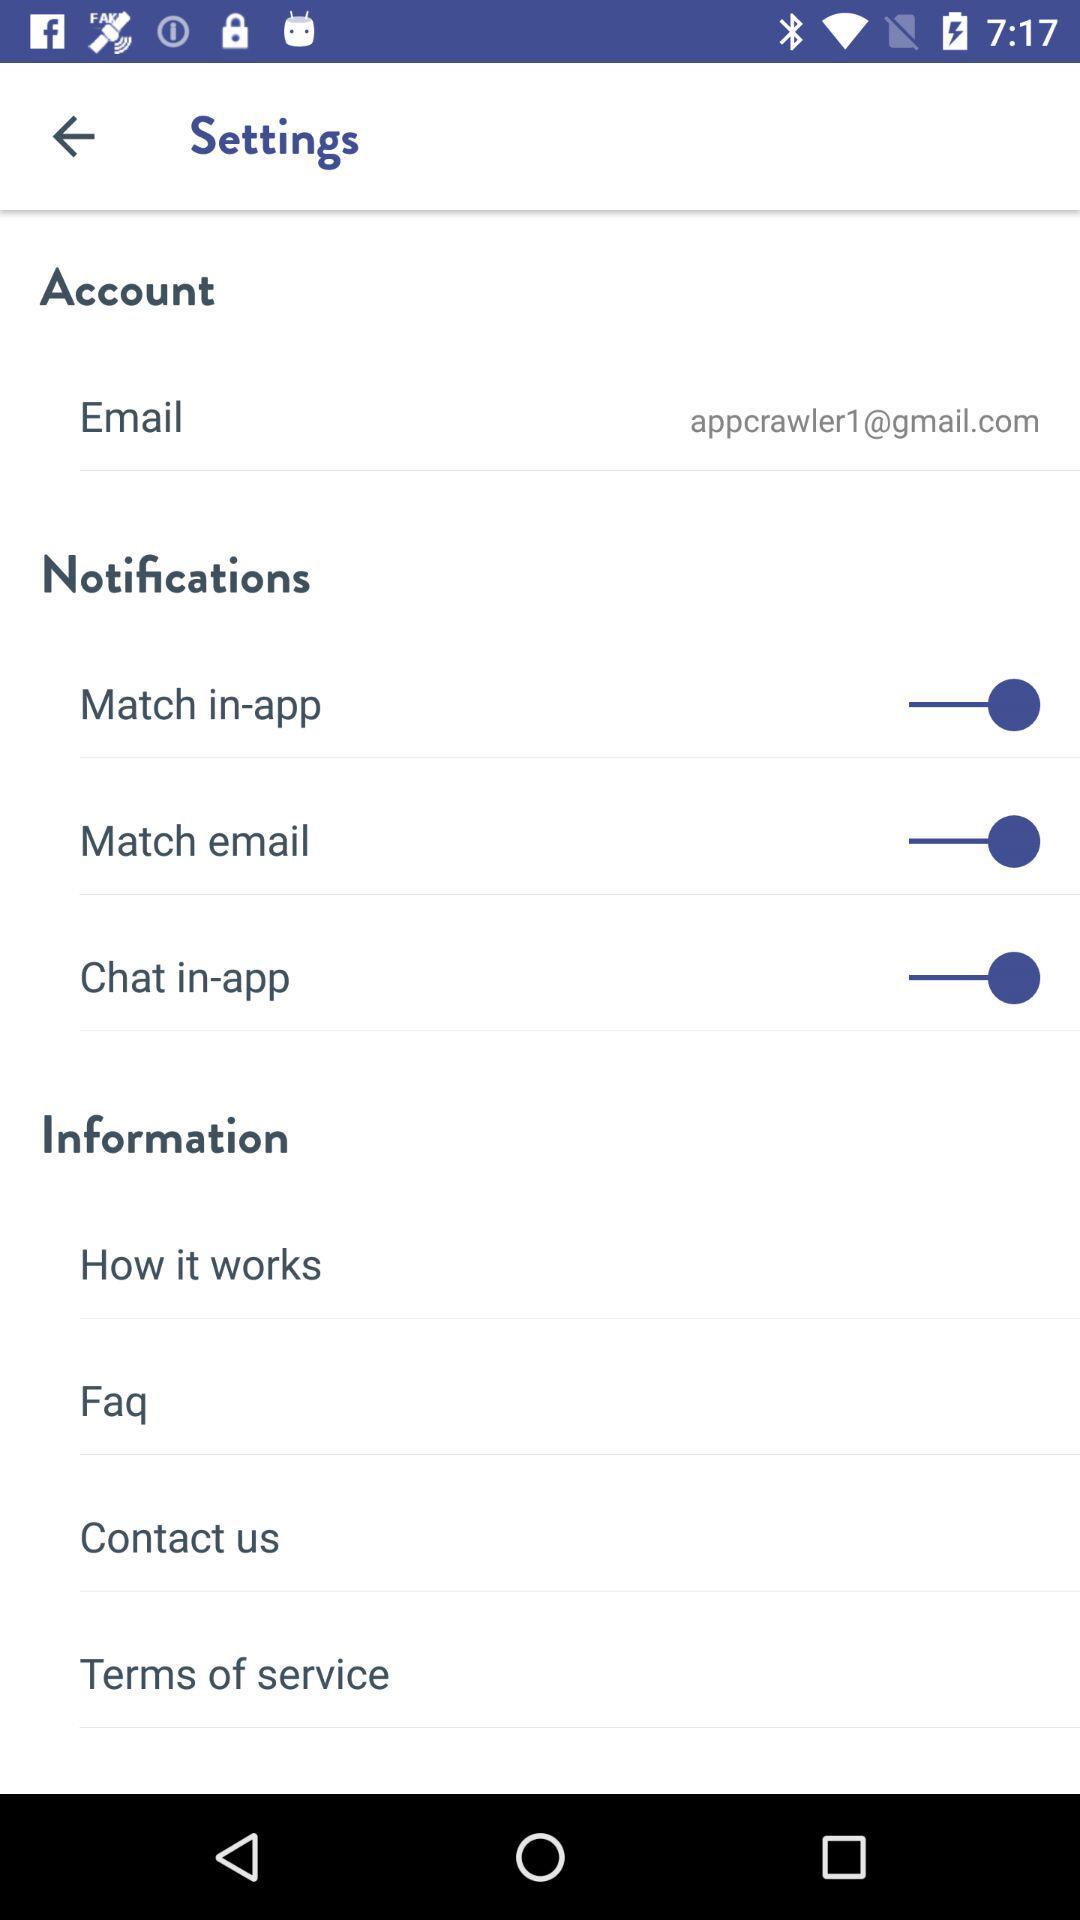  Describe the element at coordinates (559, 1660) in the screenshot. I see `the text terms of service` at that location.